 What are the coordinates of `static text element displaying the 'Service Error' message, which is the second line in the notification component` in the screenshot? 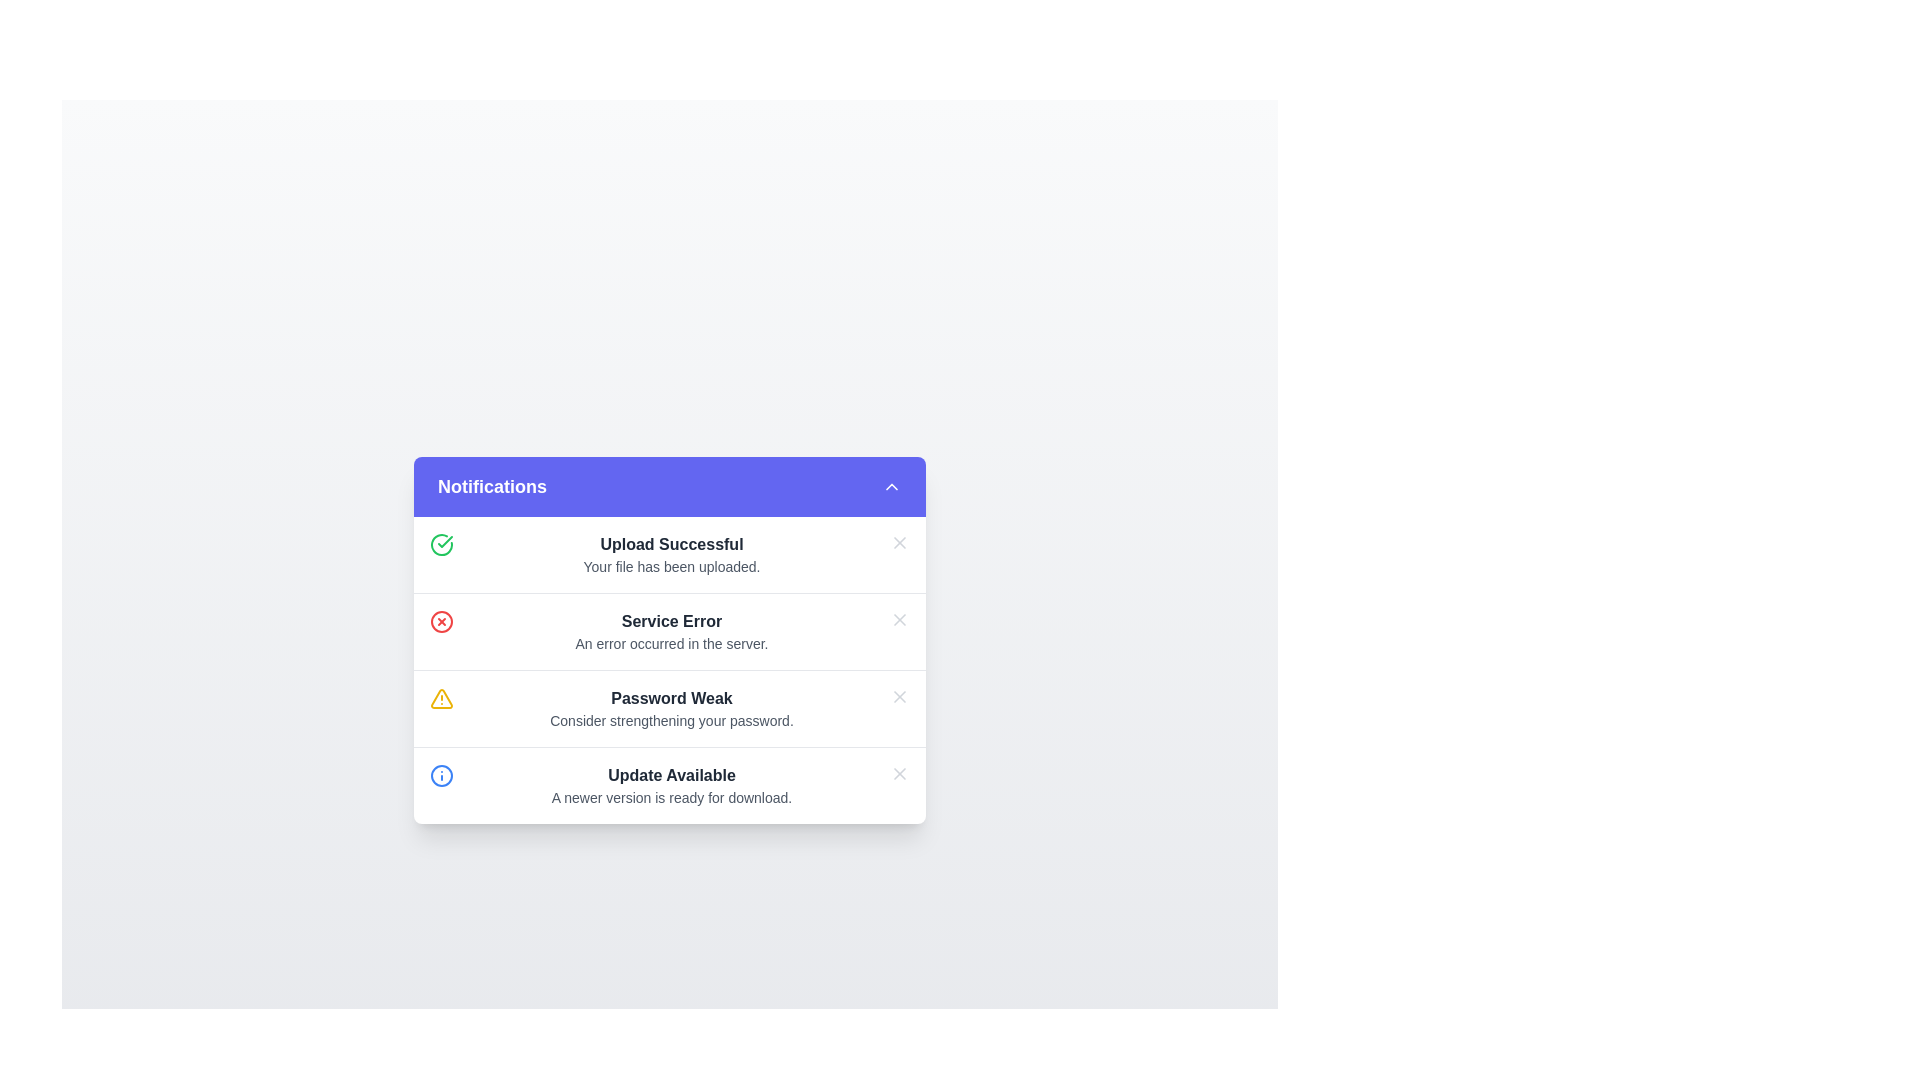 It's located at (672, 643).